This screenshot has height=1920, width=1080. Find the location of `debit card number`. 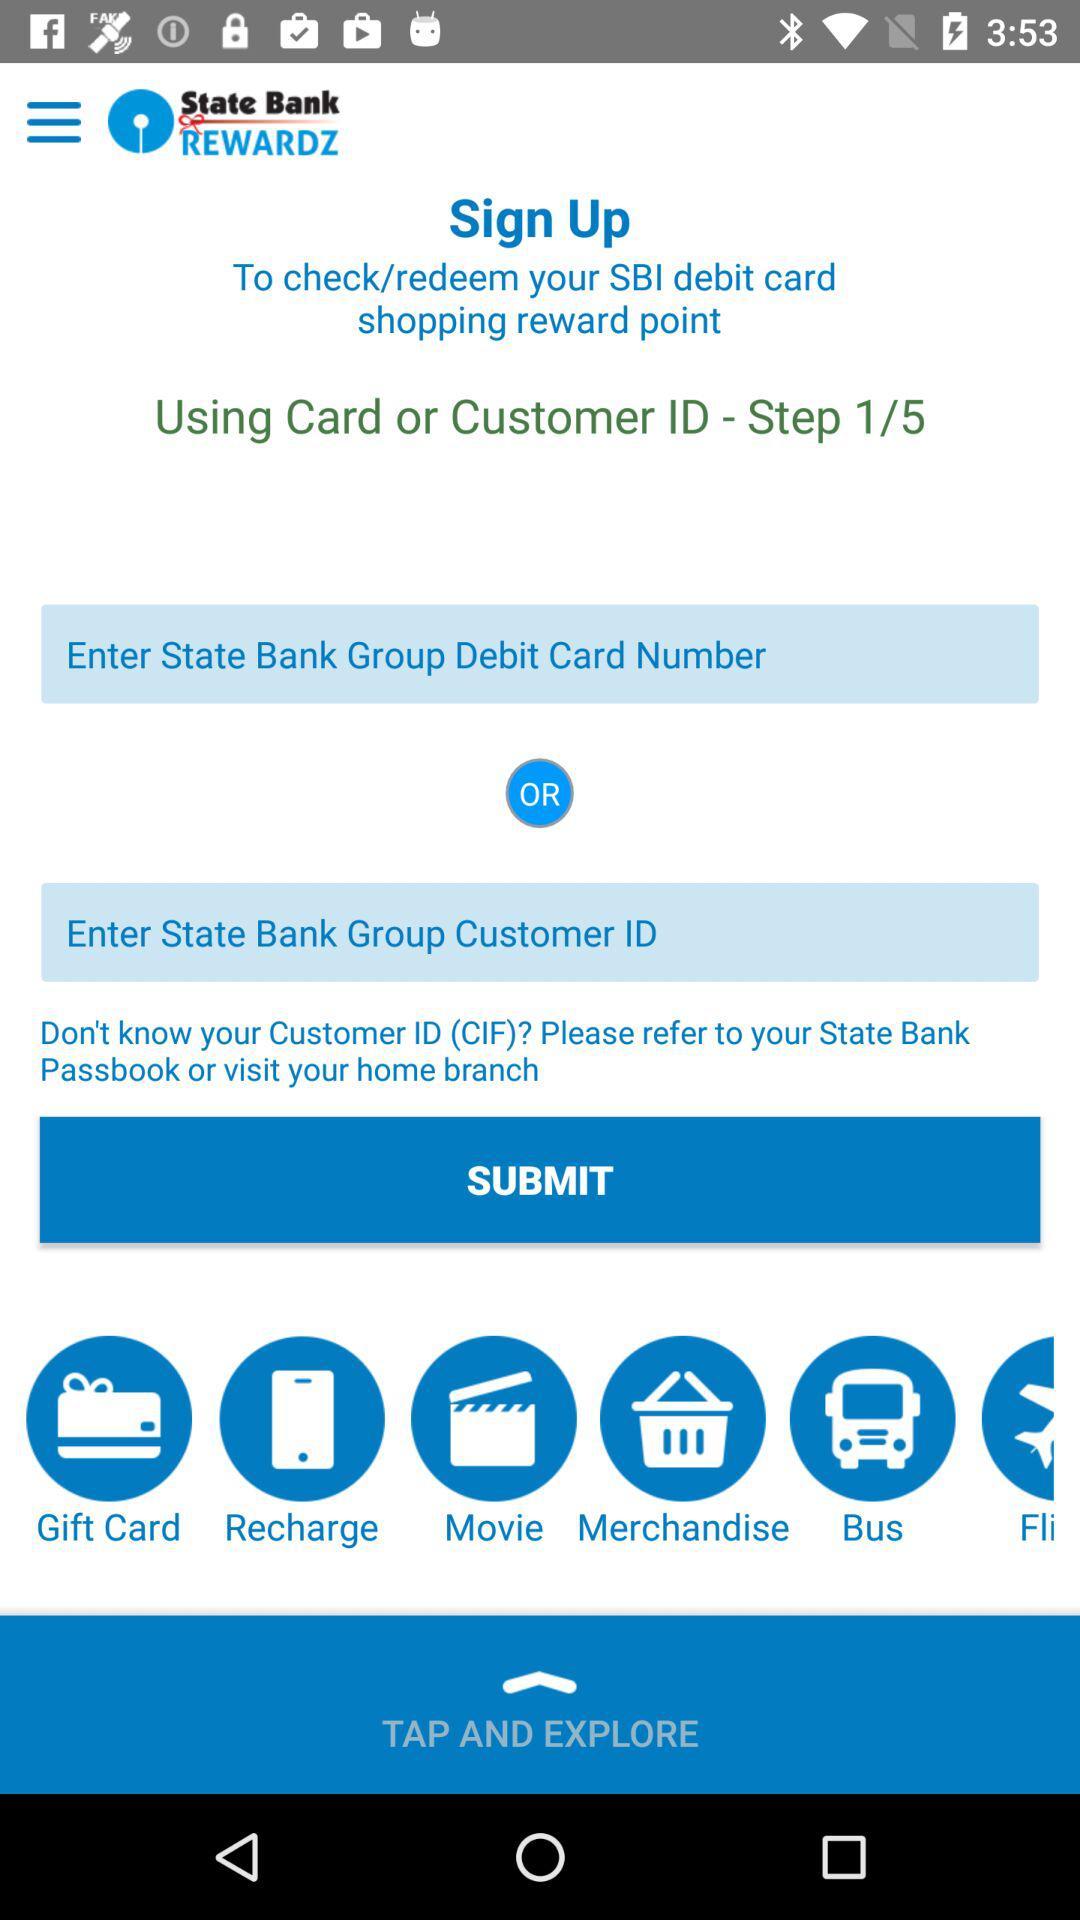

debit card number is located at coordinates (540, 653).